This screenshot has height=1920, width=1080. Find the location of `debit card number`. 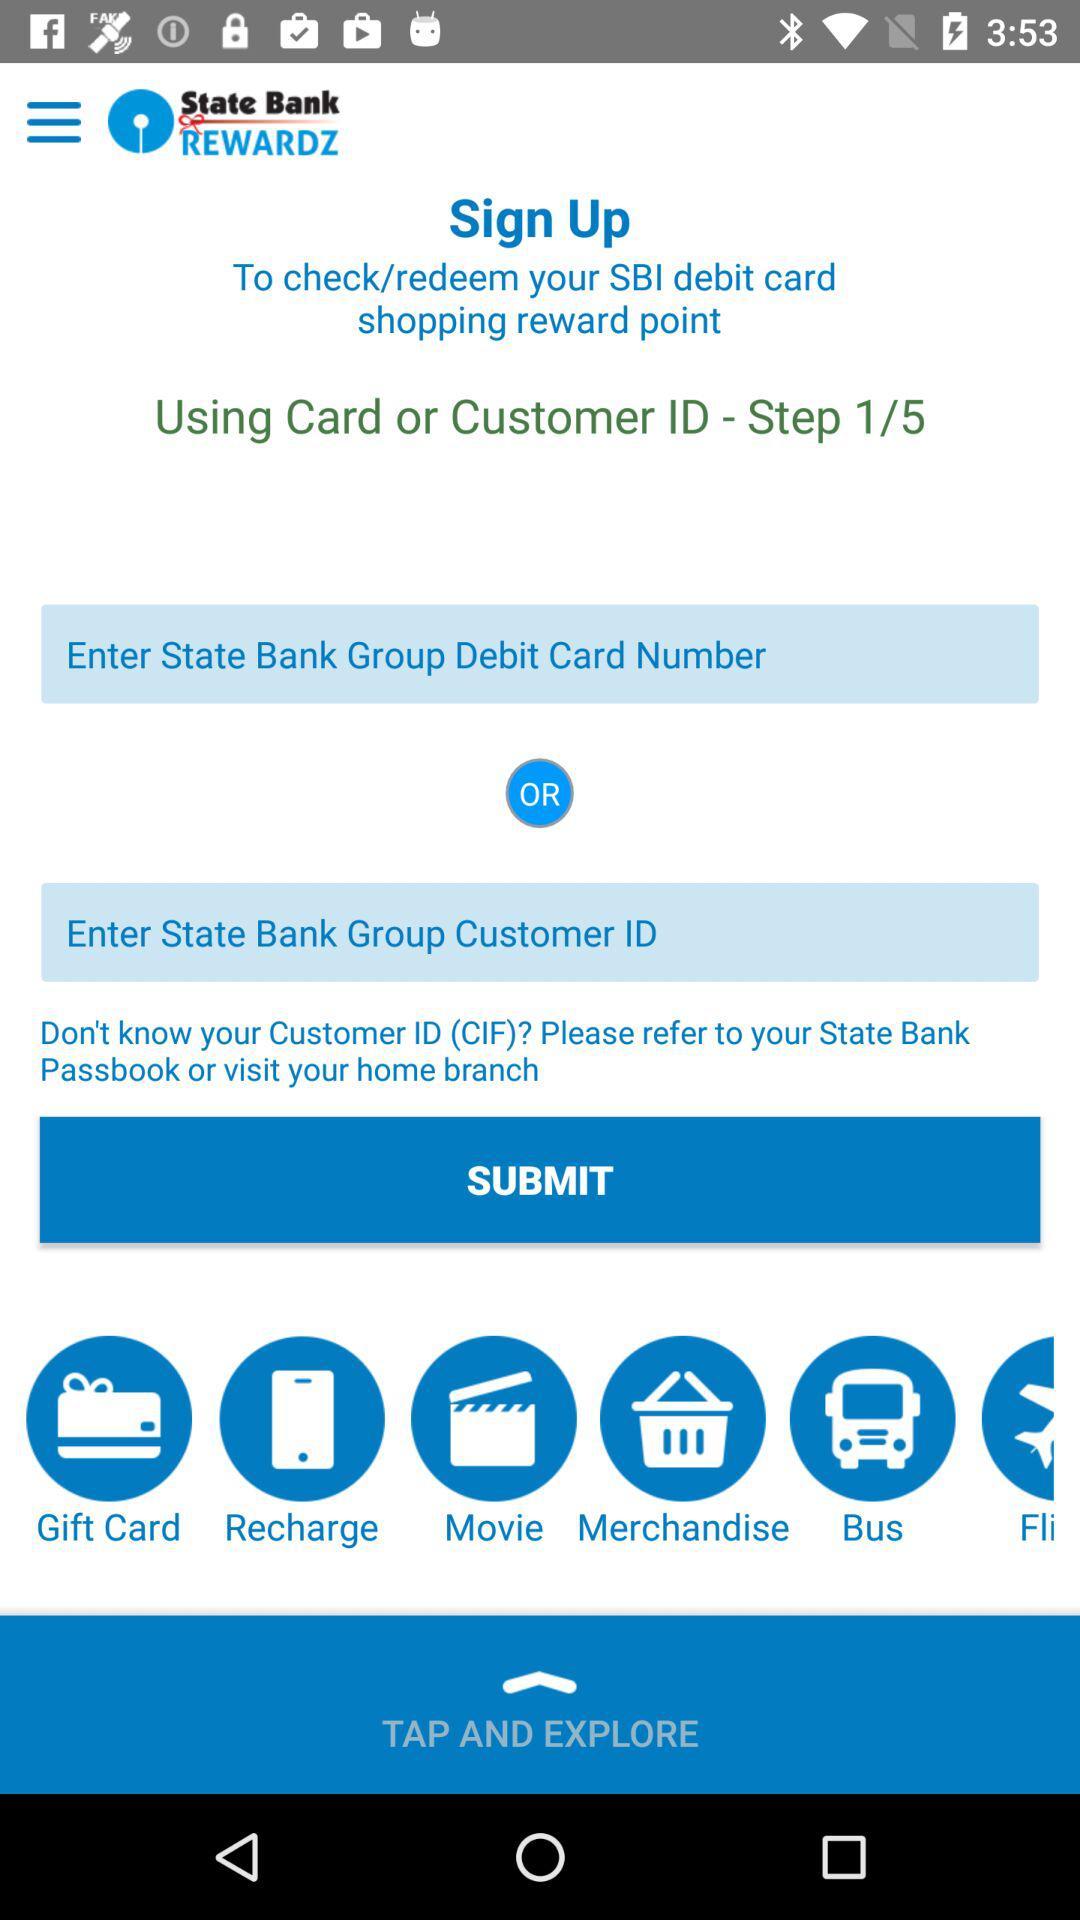

debit card number is located at coordinates (540, 653).